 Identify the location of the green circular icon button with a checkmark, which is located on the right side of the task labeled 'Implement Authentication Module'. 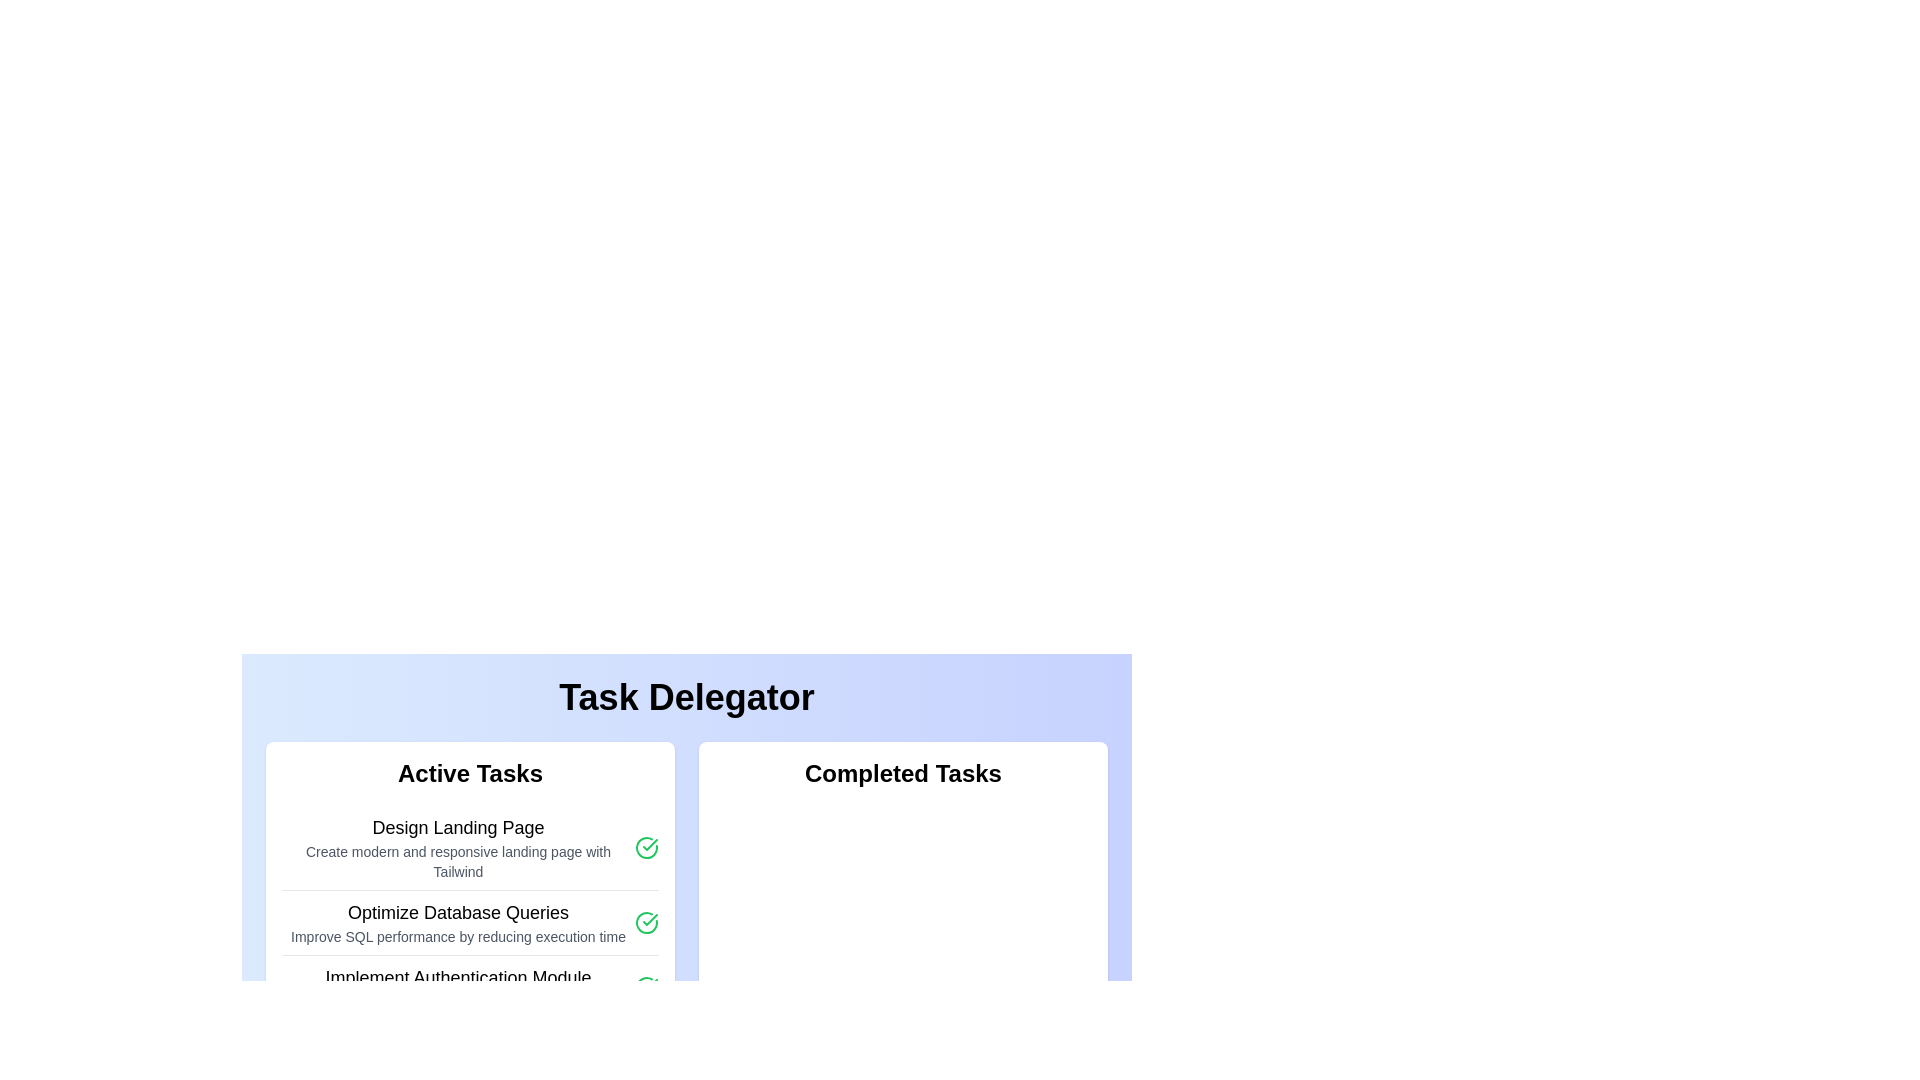
(647, 986).